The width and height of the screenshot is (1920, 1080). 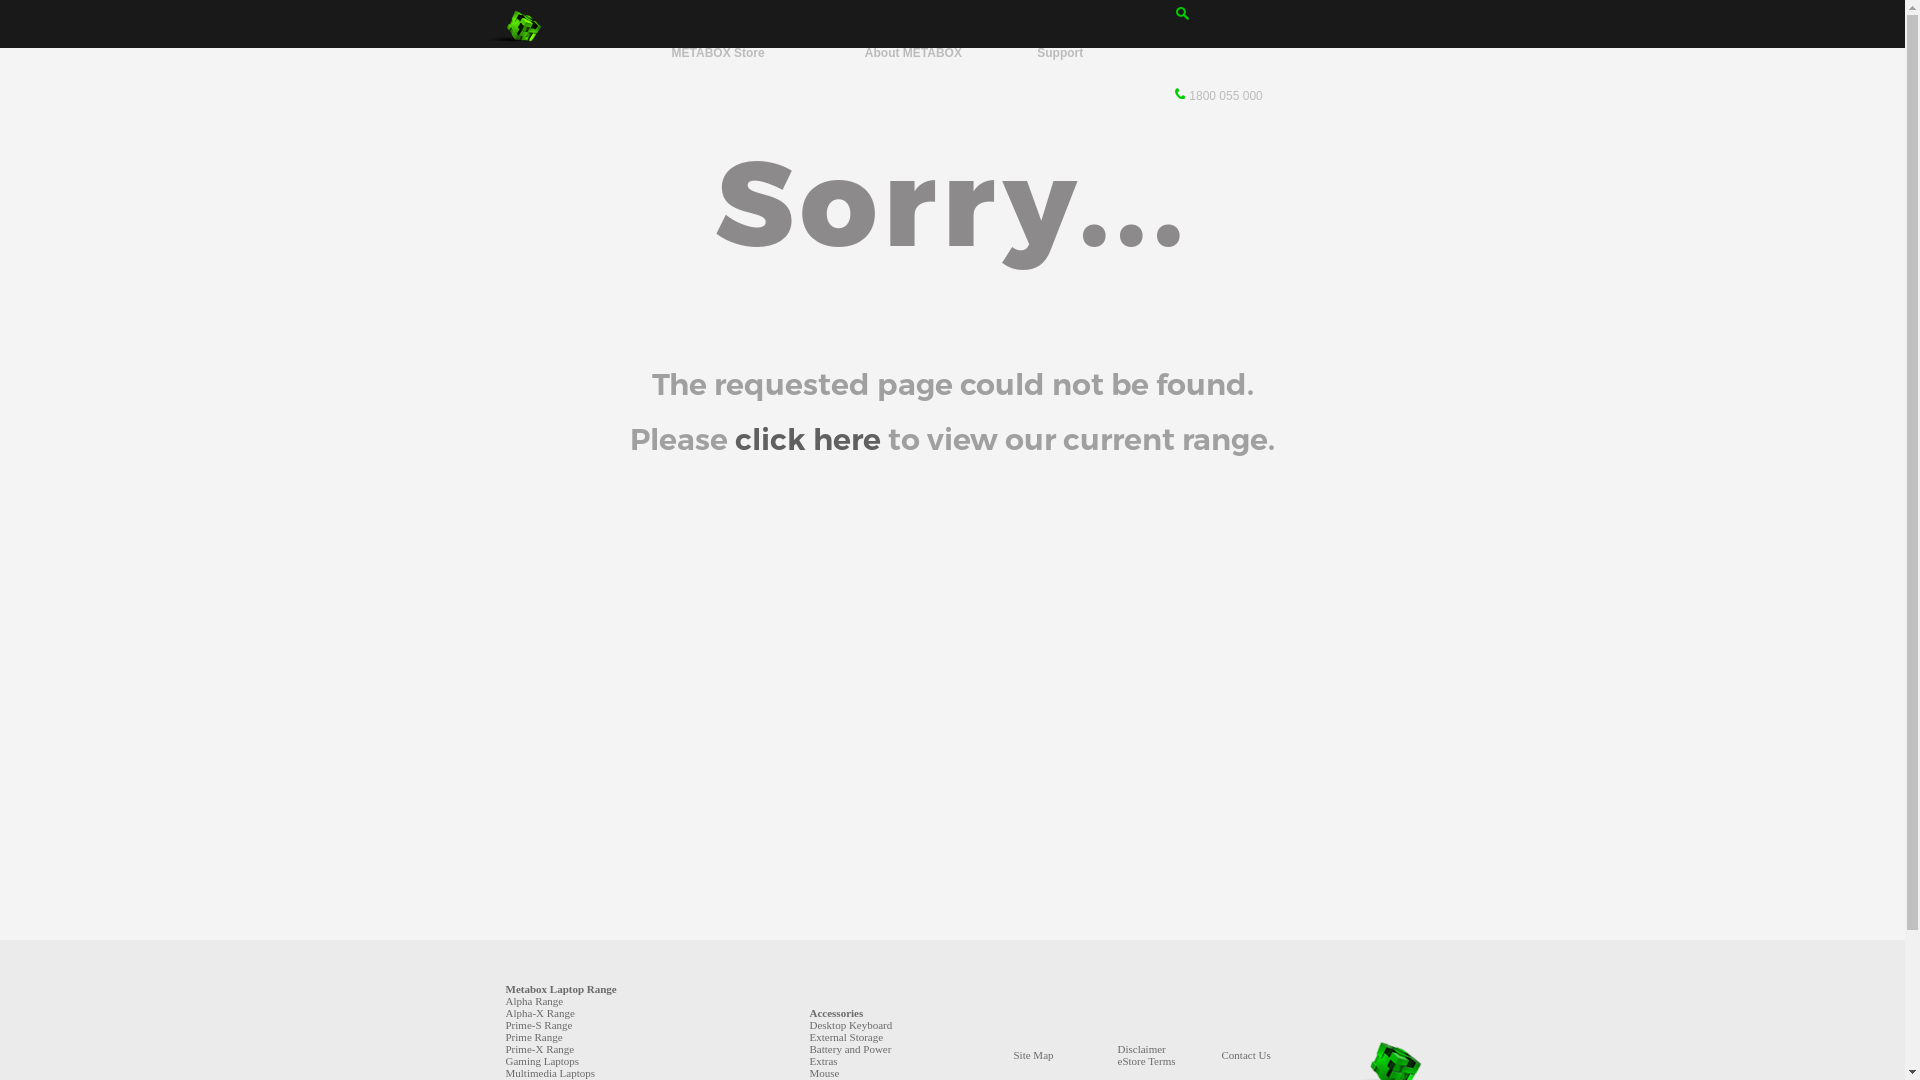 I want to click on 'Prime-S Range', so click(x=539, y=1025).